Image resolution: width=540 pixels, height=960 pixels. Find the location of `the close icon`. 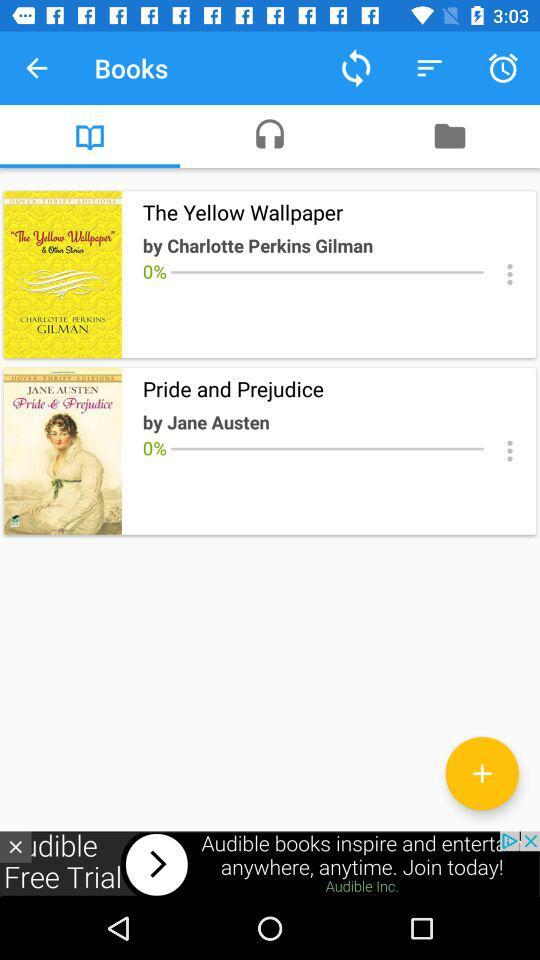

the close icon is located at coordinates (14, 846).